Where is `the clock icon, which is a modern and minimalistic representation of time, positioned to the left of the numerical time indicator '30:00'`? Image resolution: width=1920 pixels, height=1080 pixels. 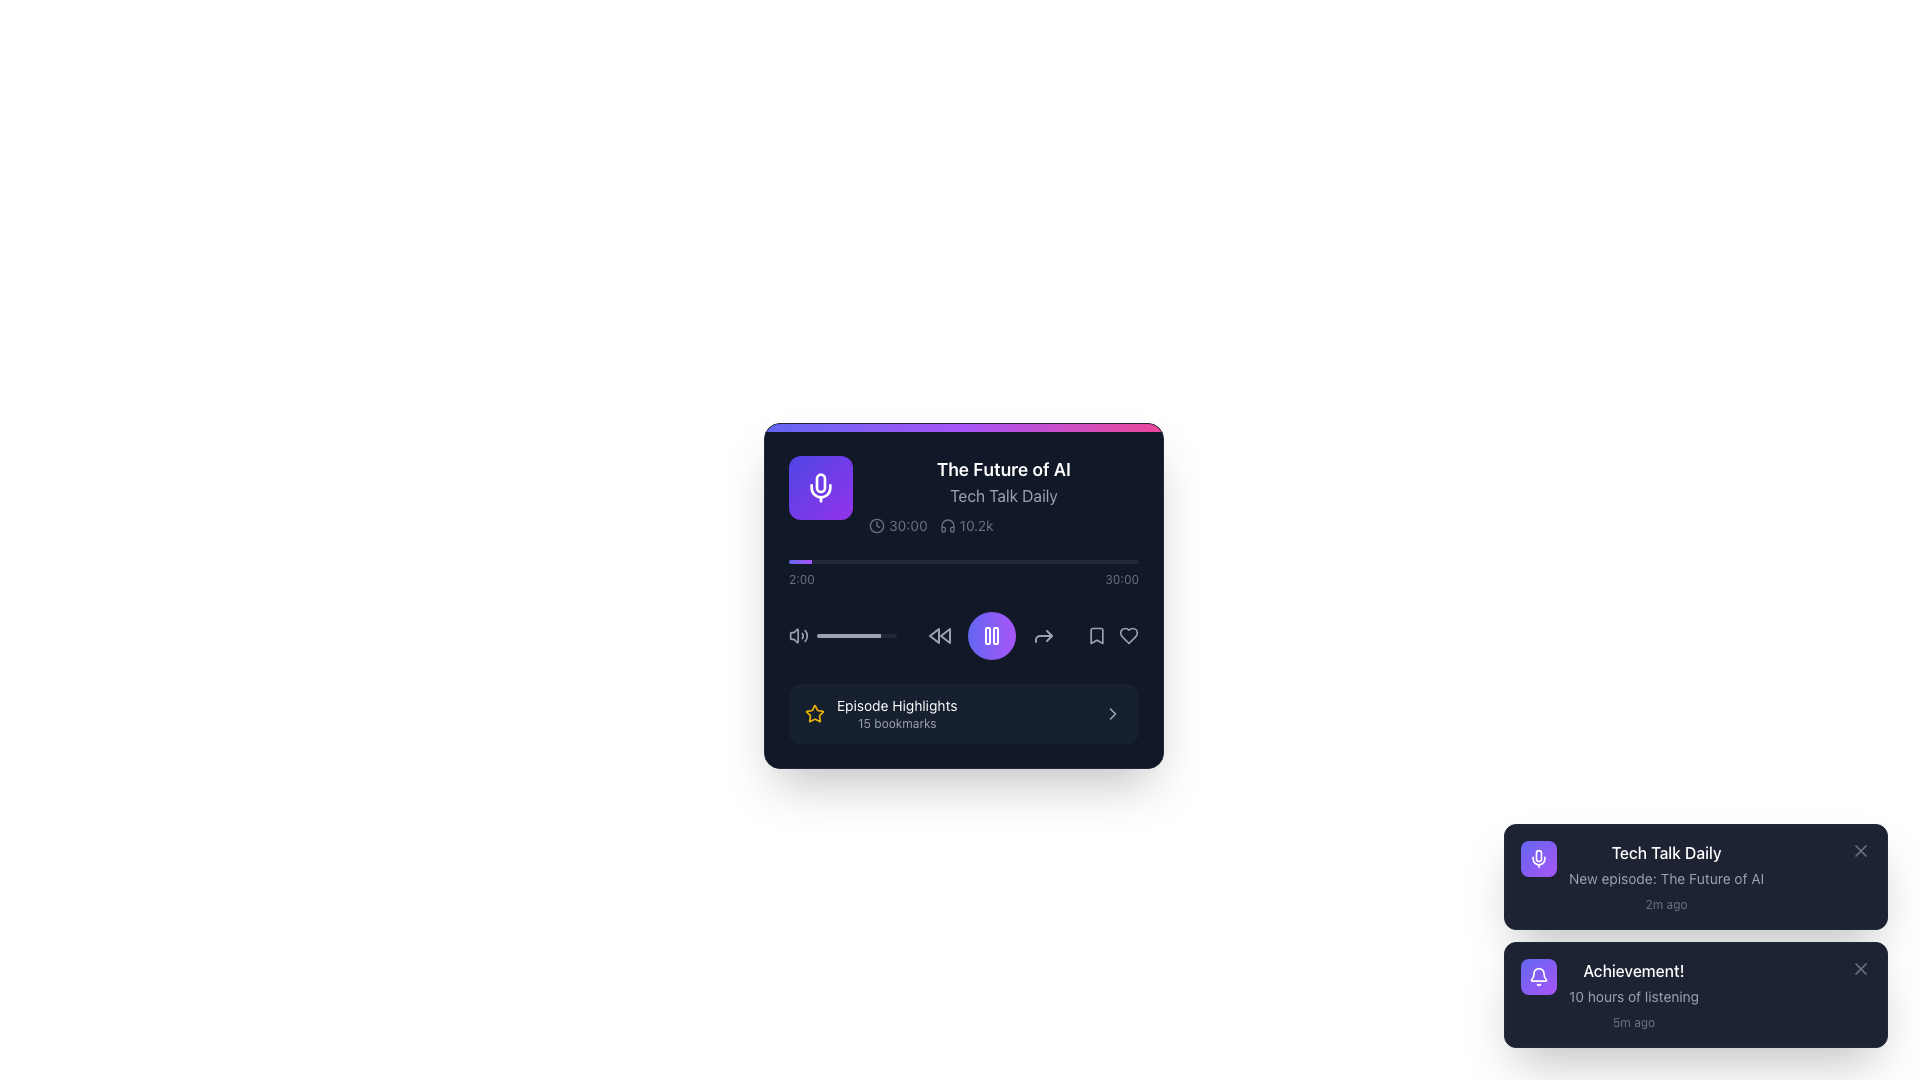 the clock icon, which is a modern and minimalistic representation of time, positioned to the left of the numerical time indicator '30:00' is located at coordinates (877, 524).